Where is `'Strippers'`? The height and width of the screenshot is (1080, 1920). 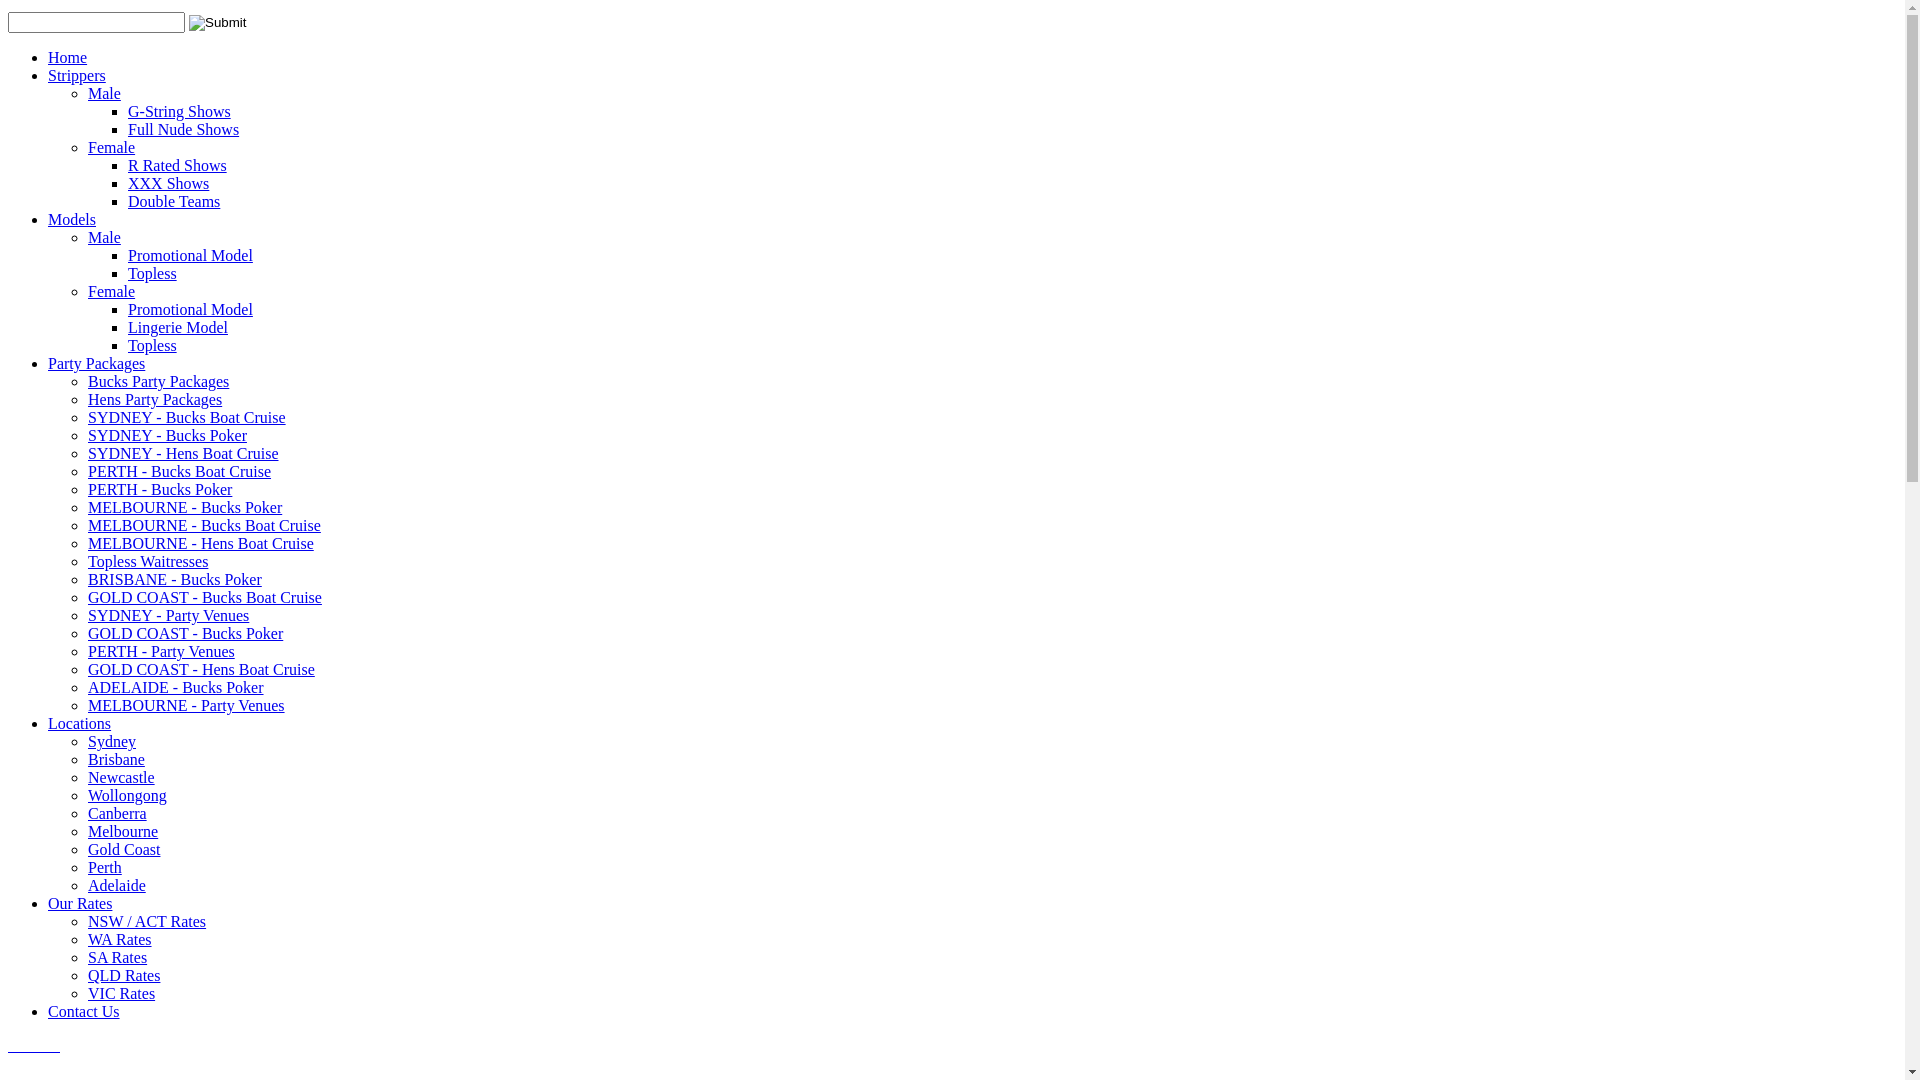
'Strippers' is located at coordinates (76, 74).